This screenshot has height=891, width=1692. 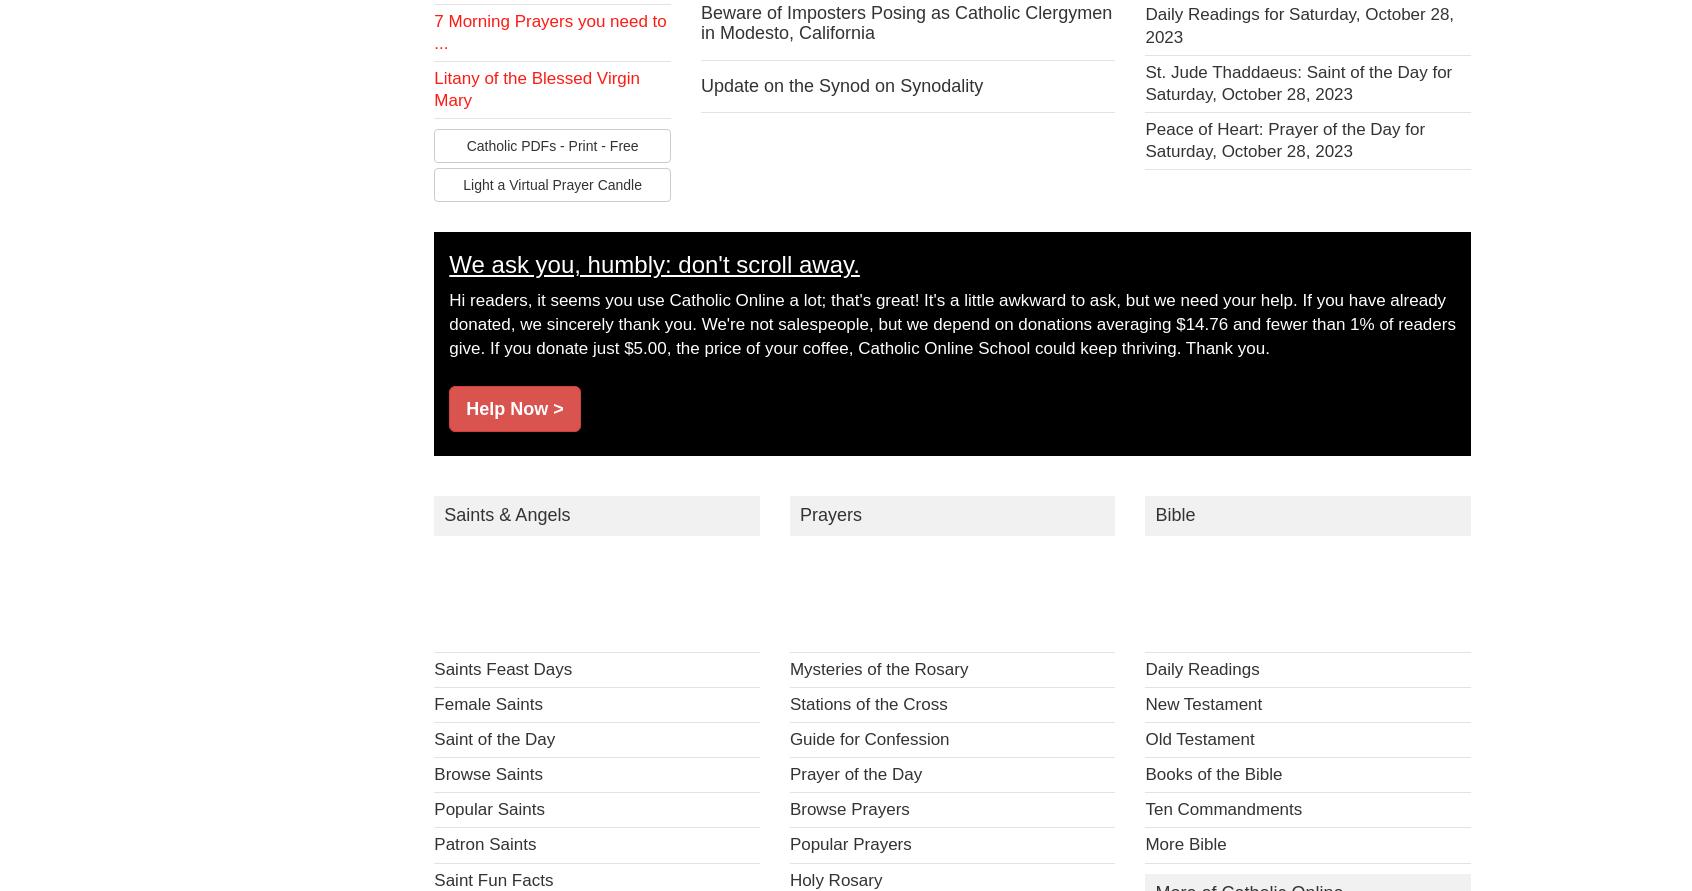 What do you see at coordinates (1298, 25) in the screenshot?
I see `'Daily Readings for Saturday, October 28, 2023'` at bounding box center [1298, 25].